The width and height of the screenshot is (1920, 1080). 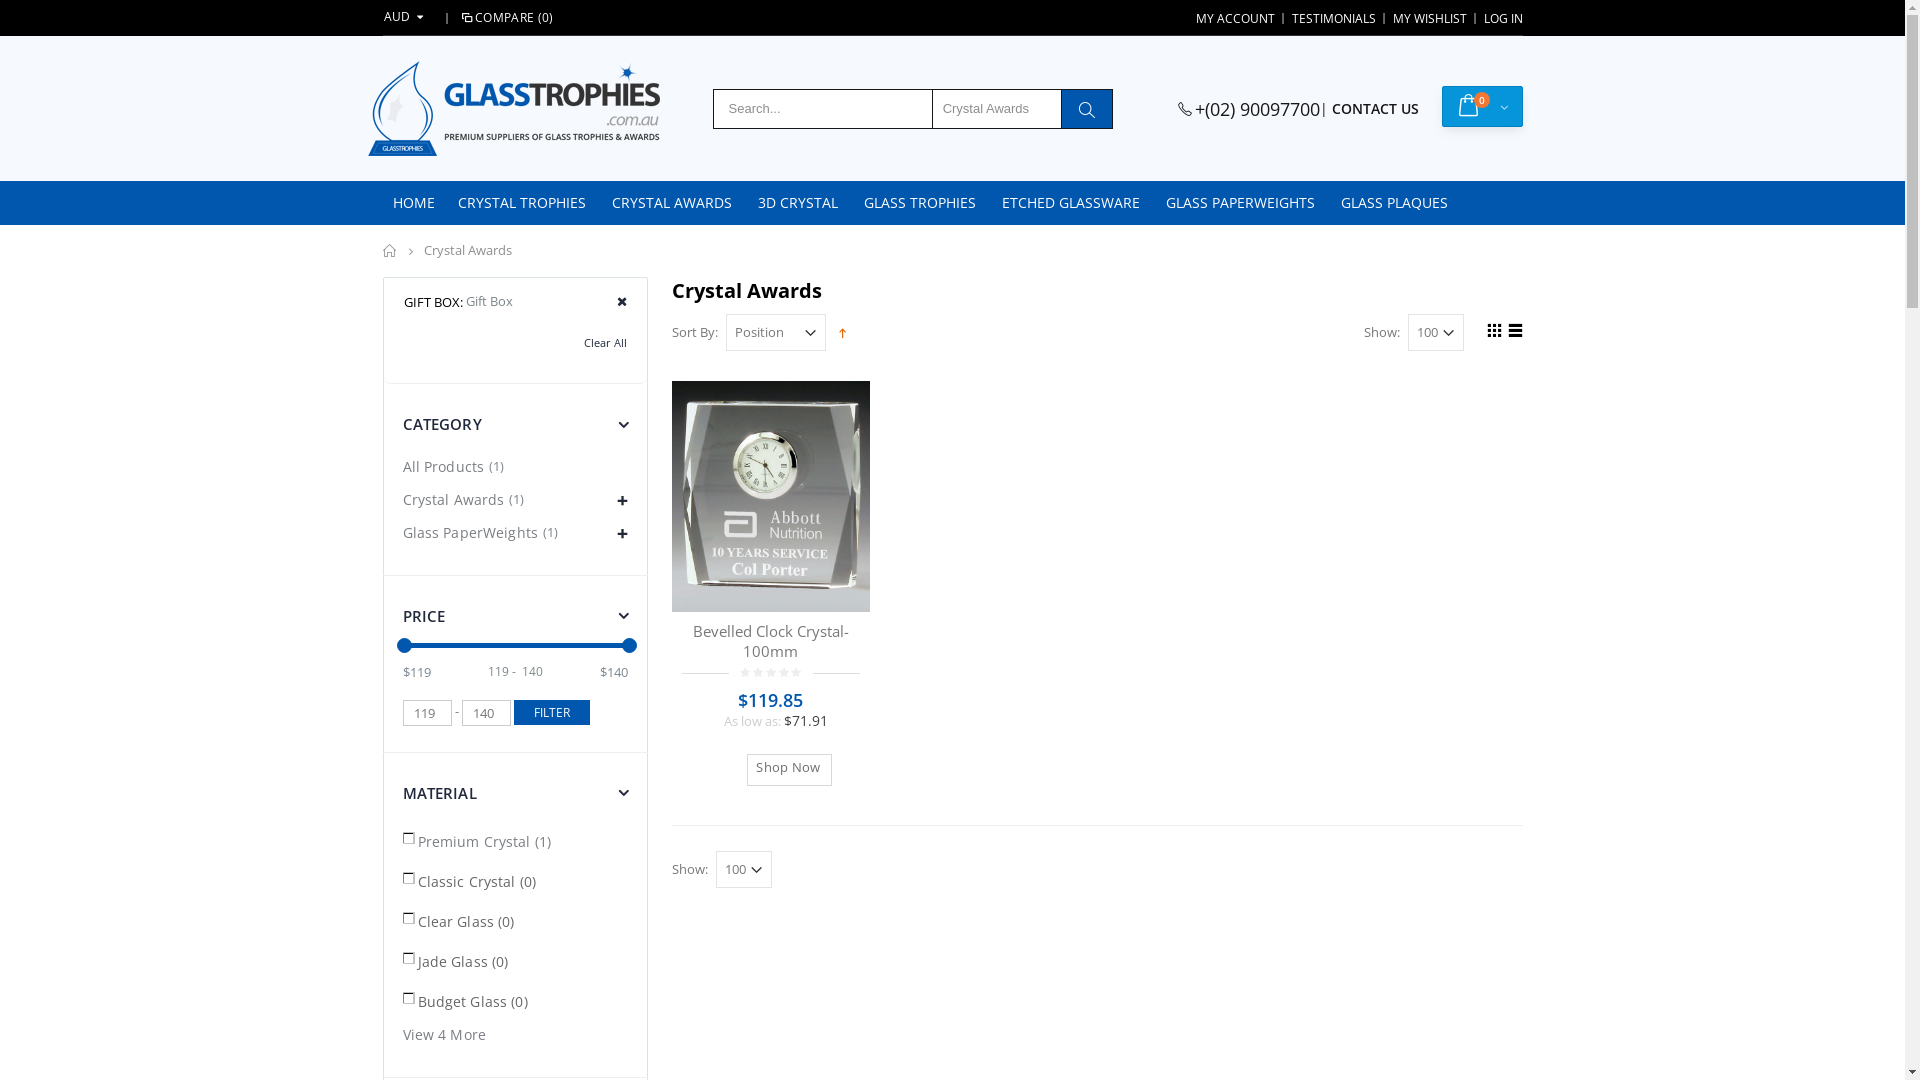 I want to click on 'COMPARE (0)', so click(x=505, y=18).